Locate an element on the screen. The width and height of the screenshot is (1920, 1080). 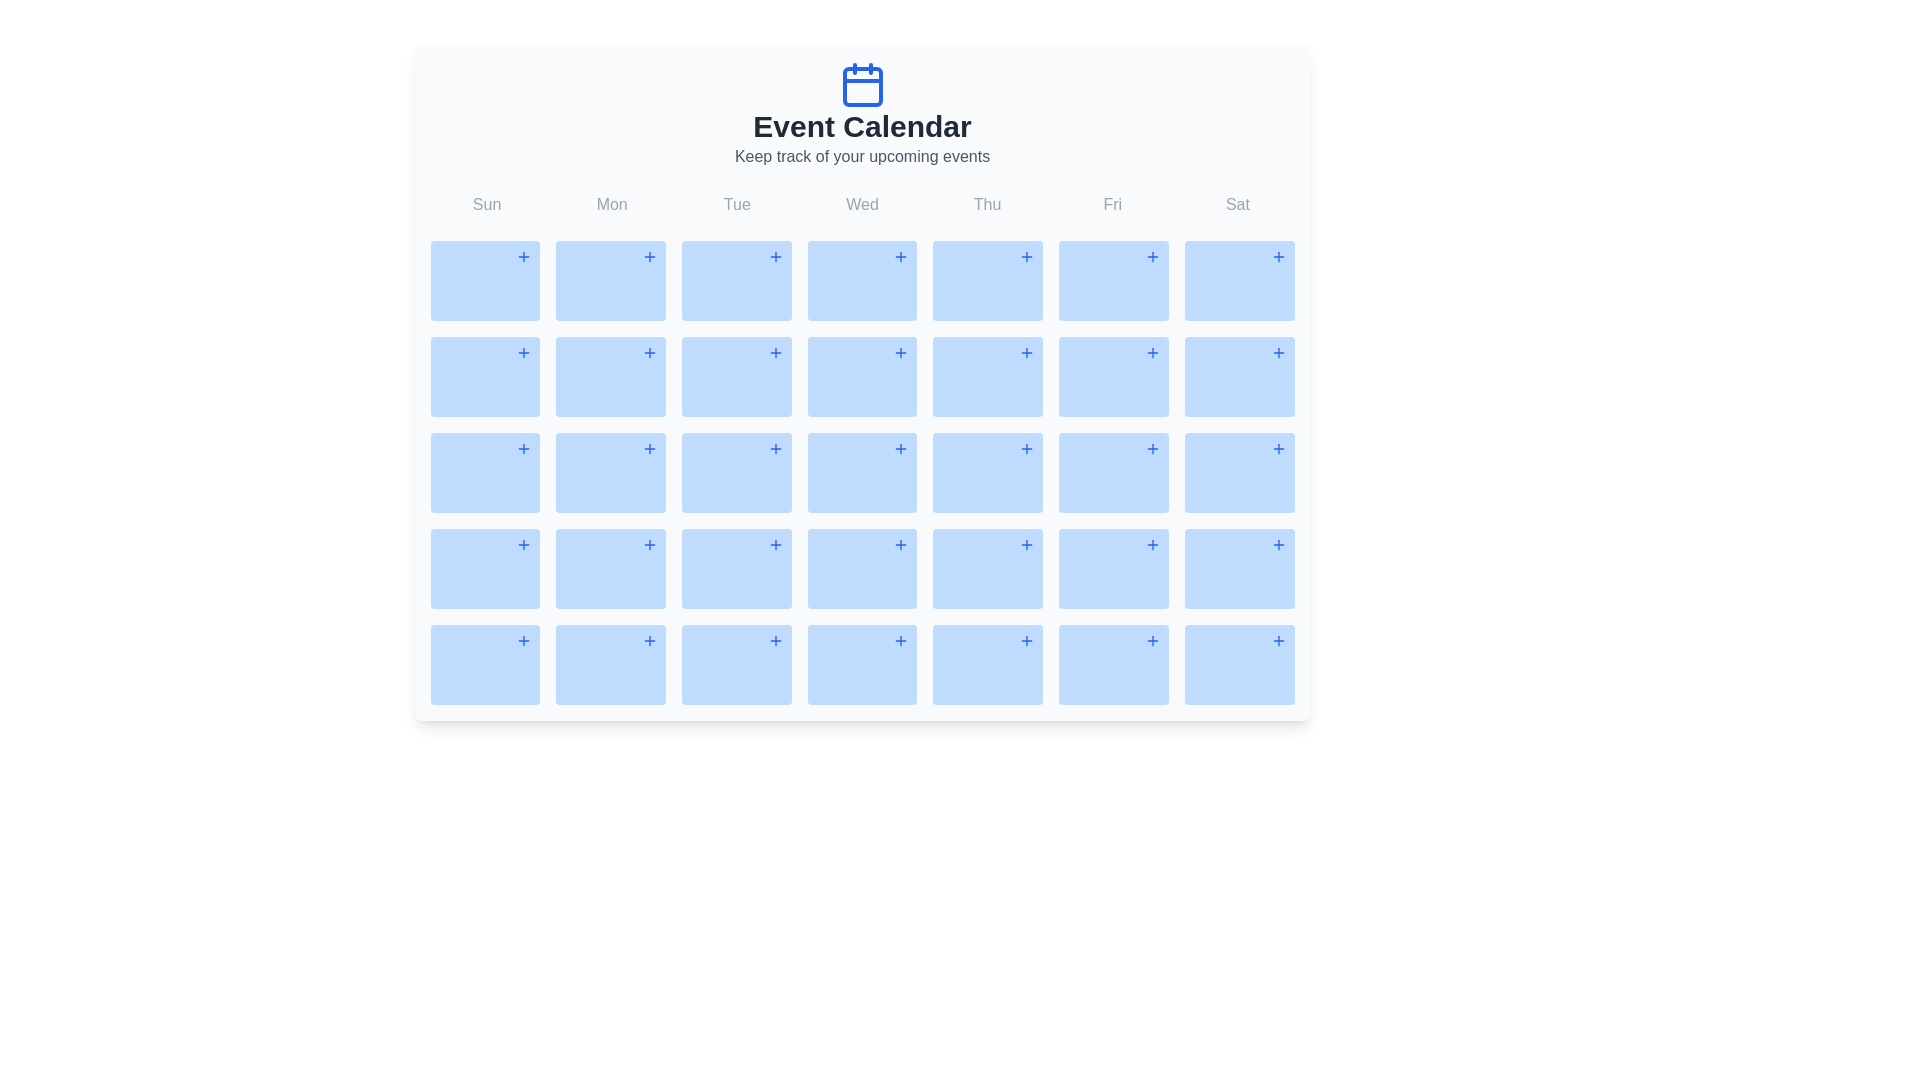
the static text label denoting 'Mon' in the second position from the left in the row of weekday labels at the top of the calendar grid is located at coordinates (611, 204).